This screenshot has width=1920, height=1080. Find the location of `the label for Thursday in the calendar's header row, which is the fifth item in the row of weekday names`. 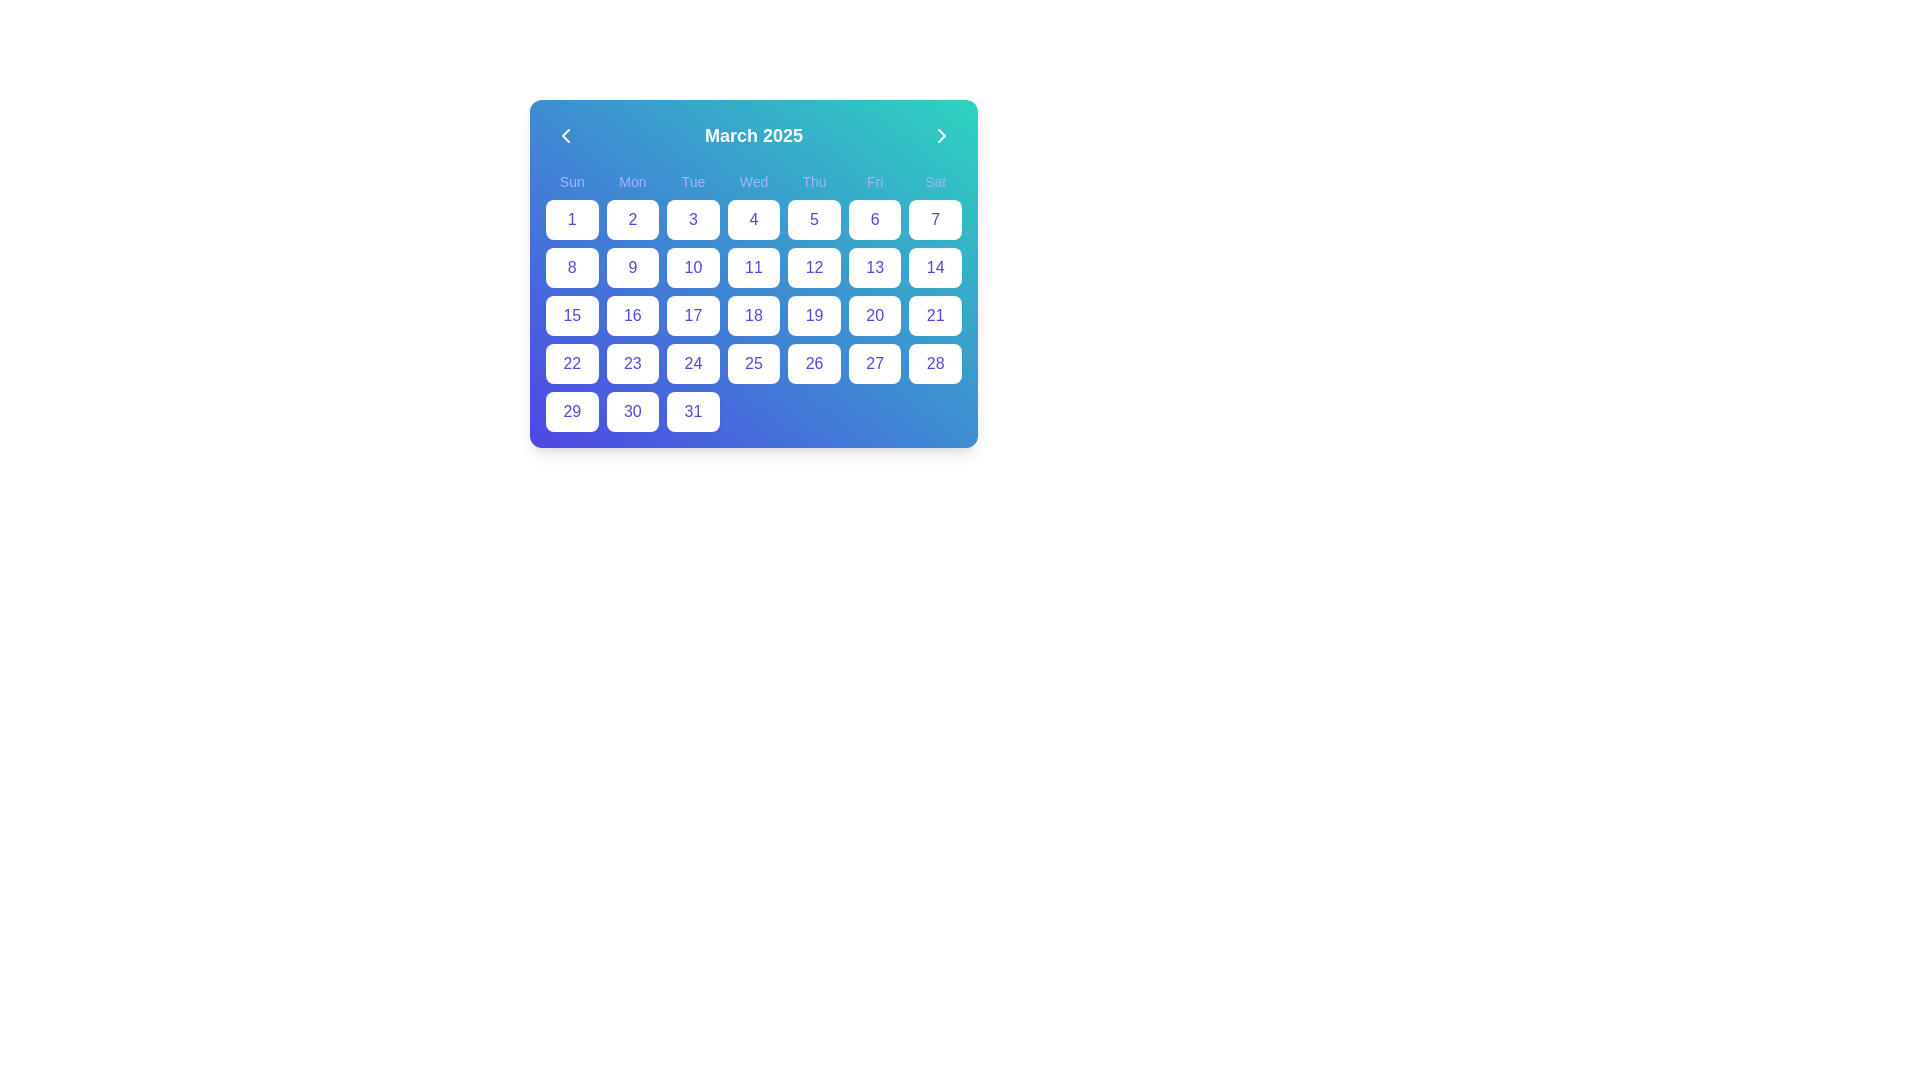

the label for Thursday in the calendar's header row, which is the fifth item in the row of weekday names is located at coordinates (814, 181).